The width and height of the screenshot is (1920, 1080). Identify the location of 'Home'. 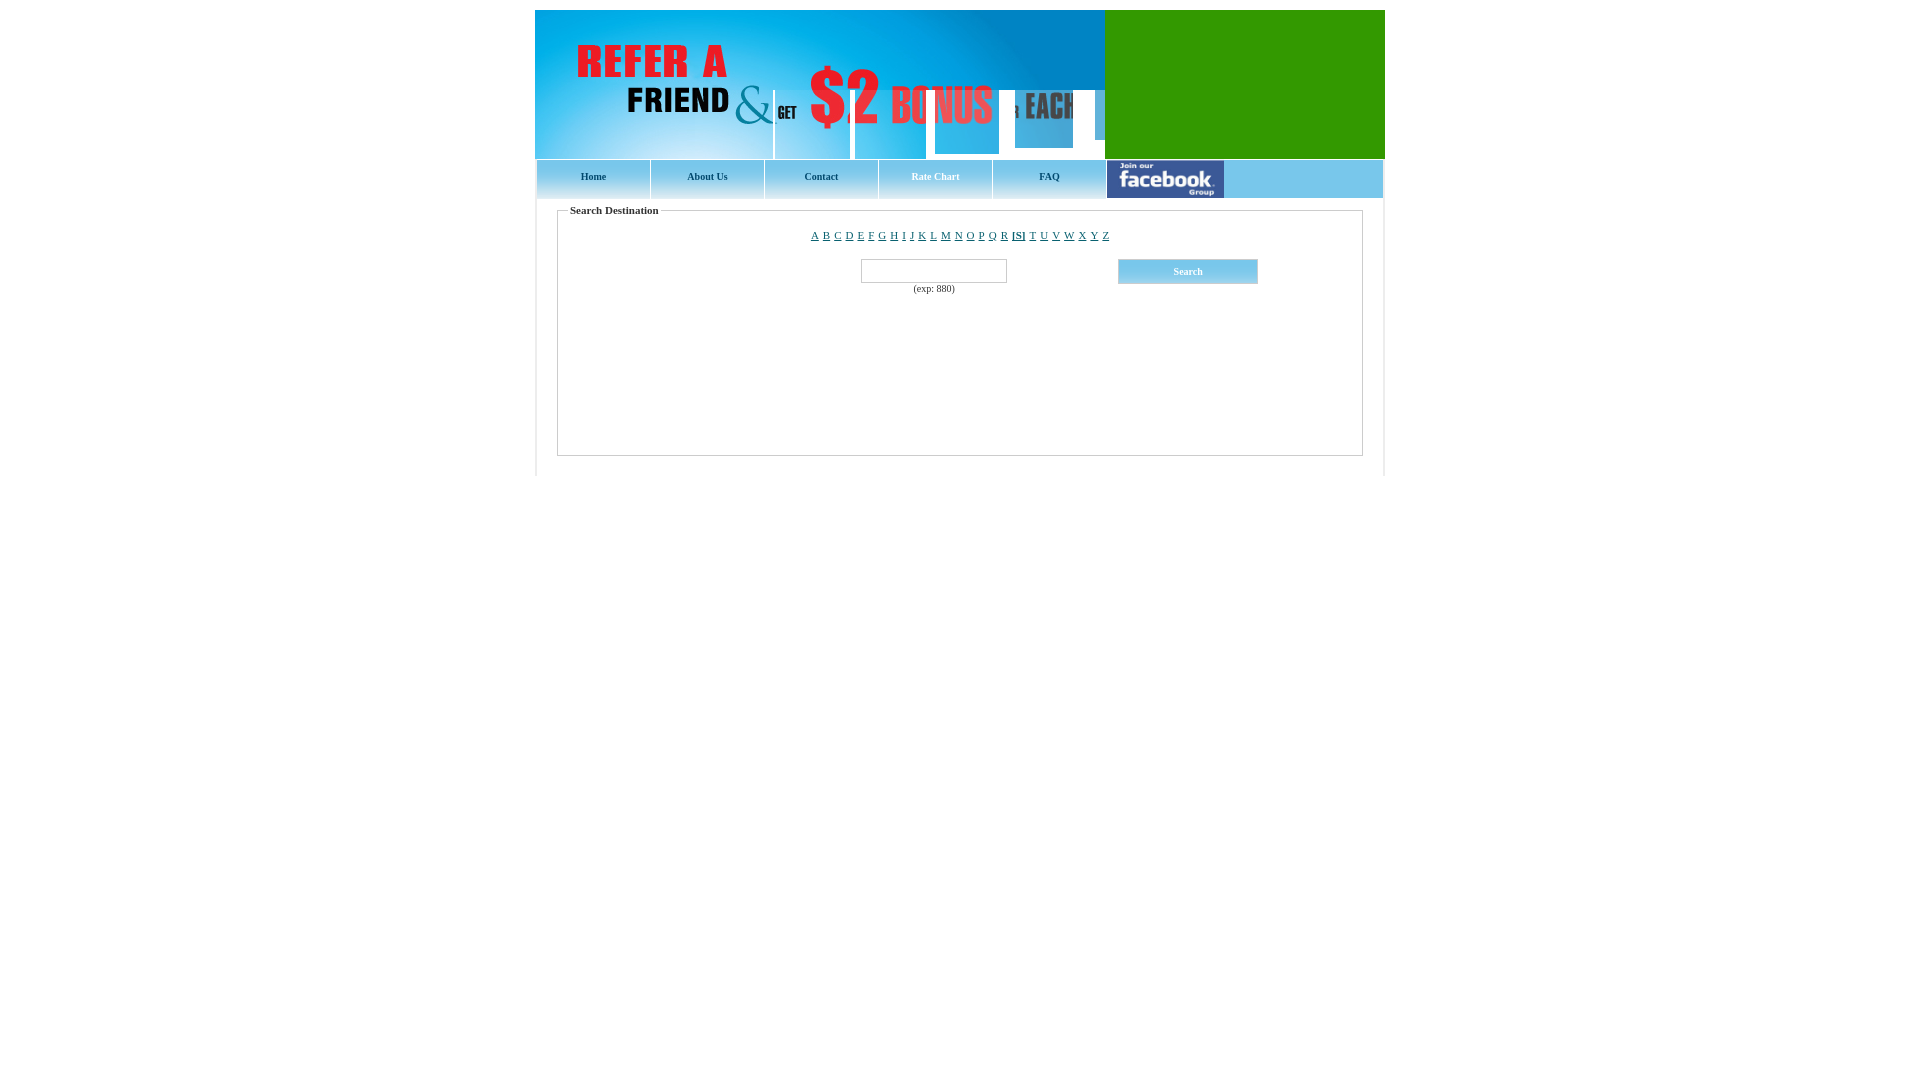
(593, 177).